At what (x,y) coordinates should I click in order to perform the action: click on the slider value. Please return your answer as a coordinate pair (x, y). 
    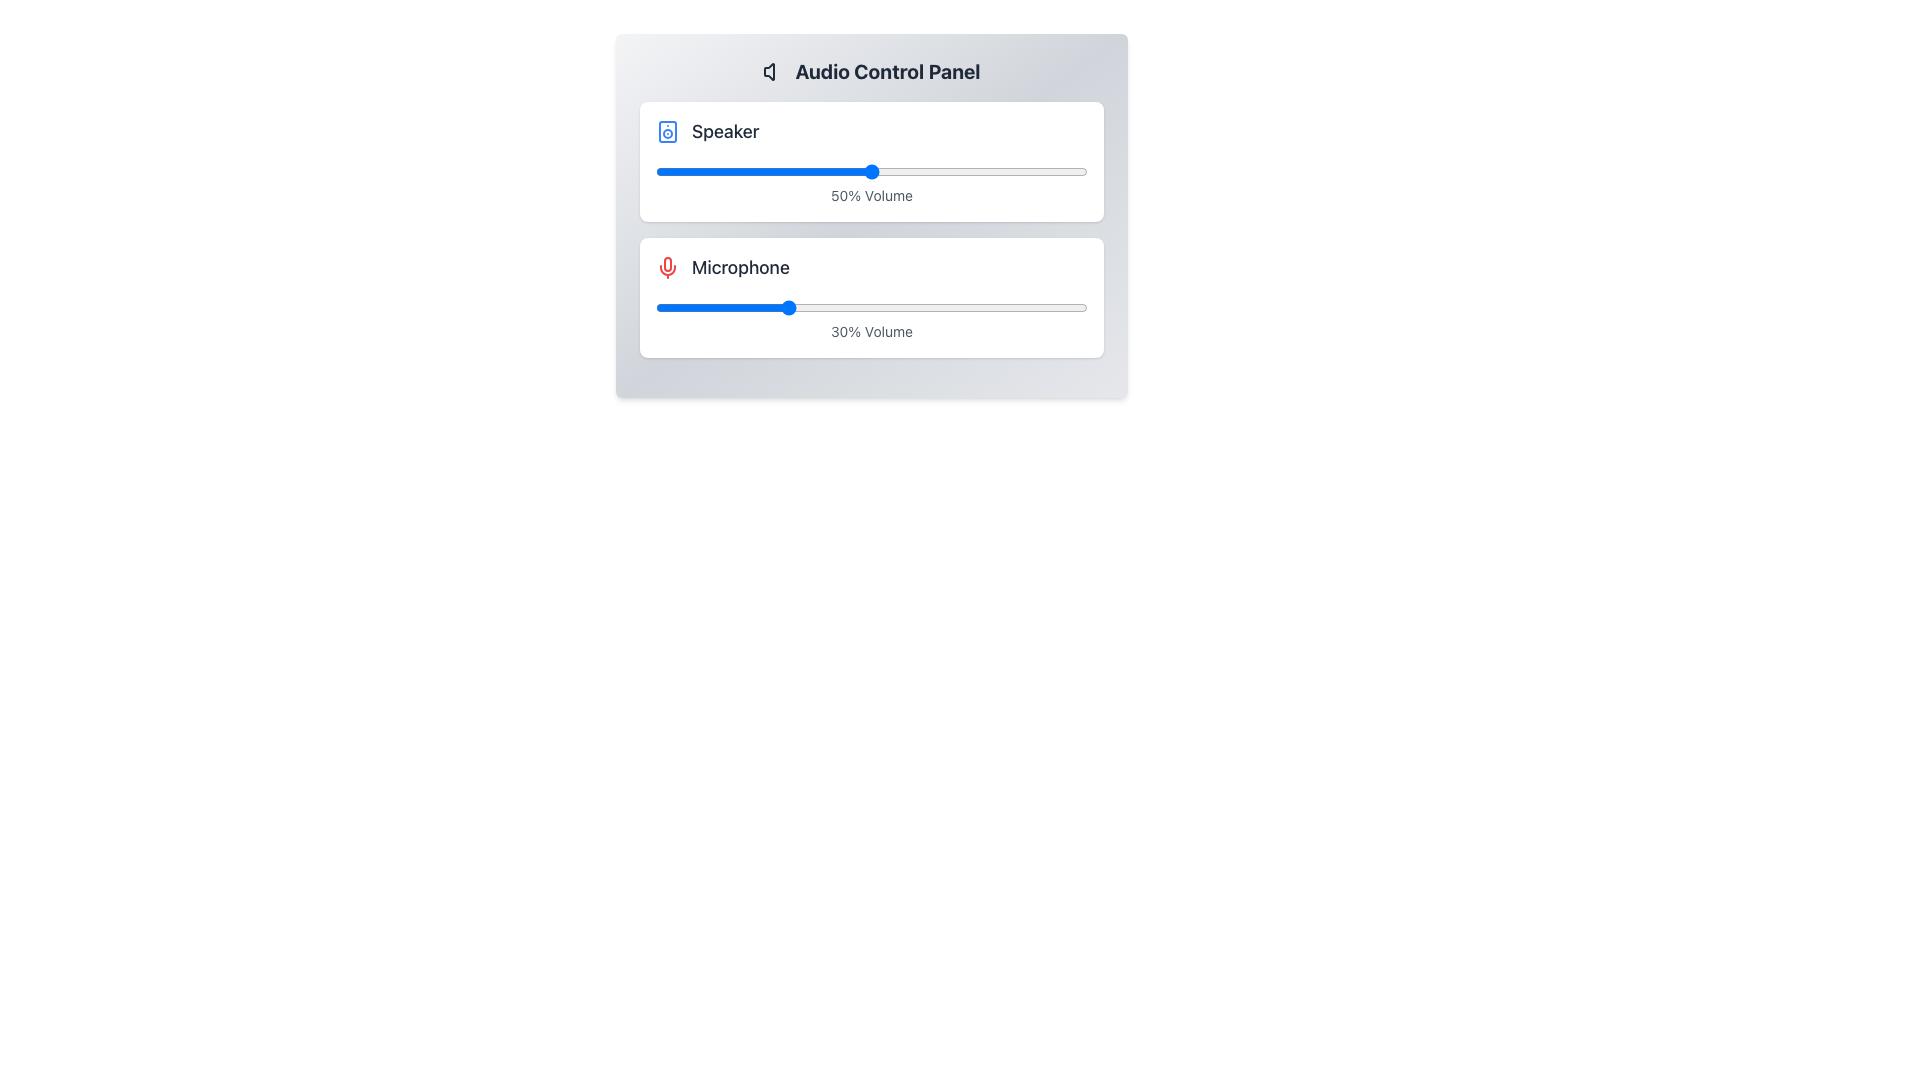
    Looking at the image, I should click on (1031, 171).